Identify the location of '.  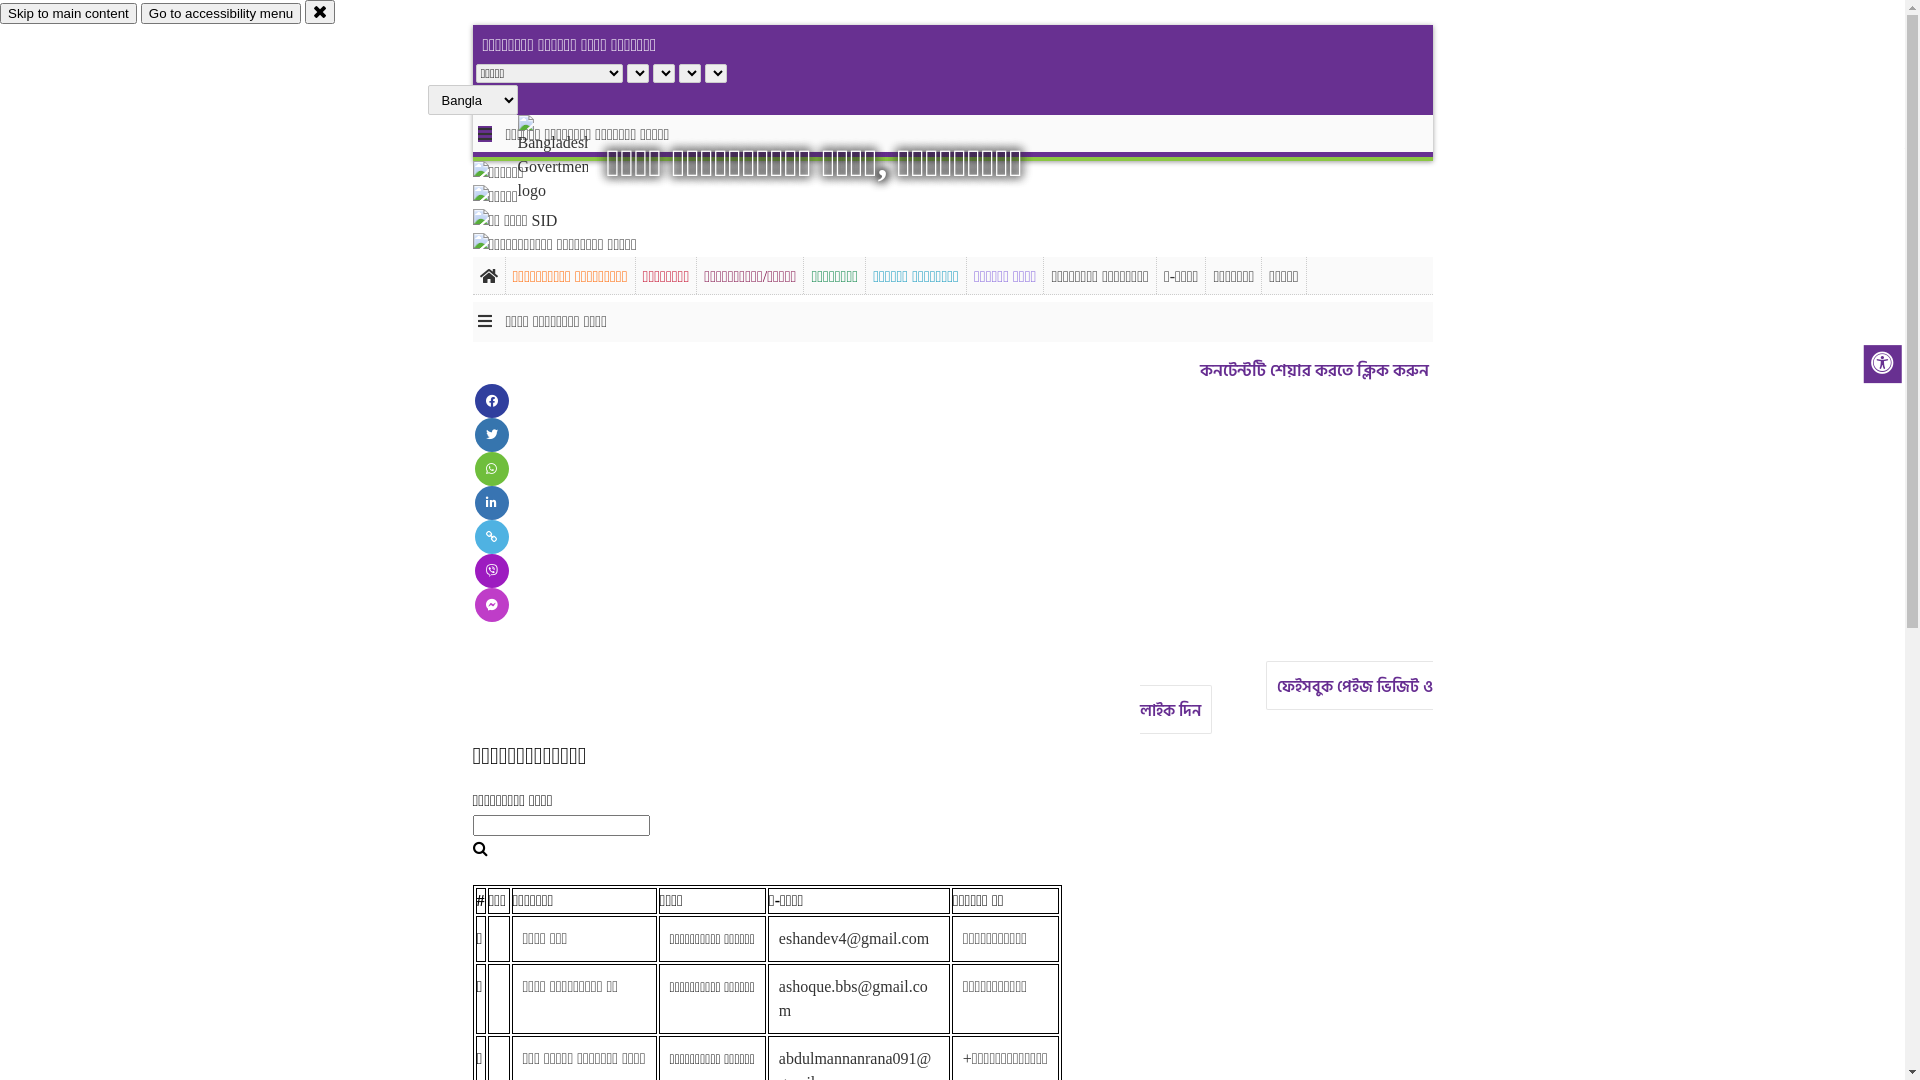
(518, 157).